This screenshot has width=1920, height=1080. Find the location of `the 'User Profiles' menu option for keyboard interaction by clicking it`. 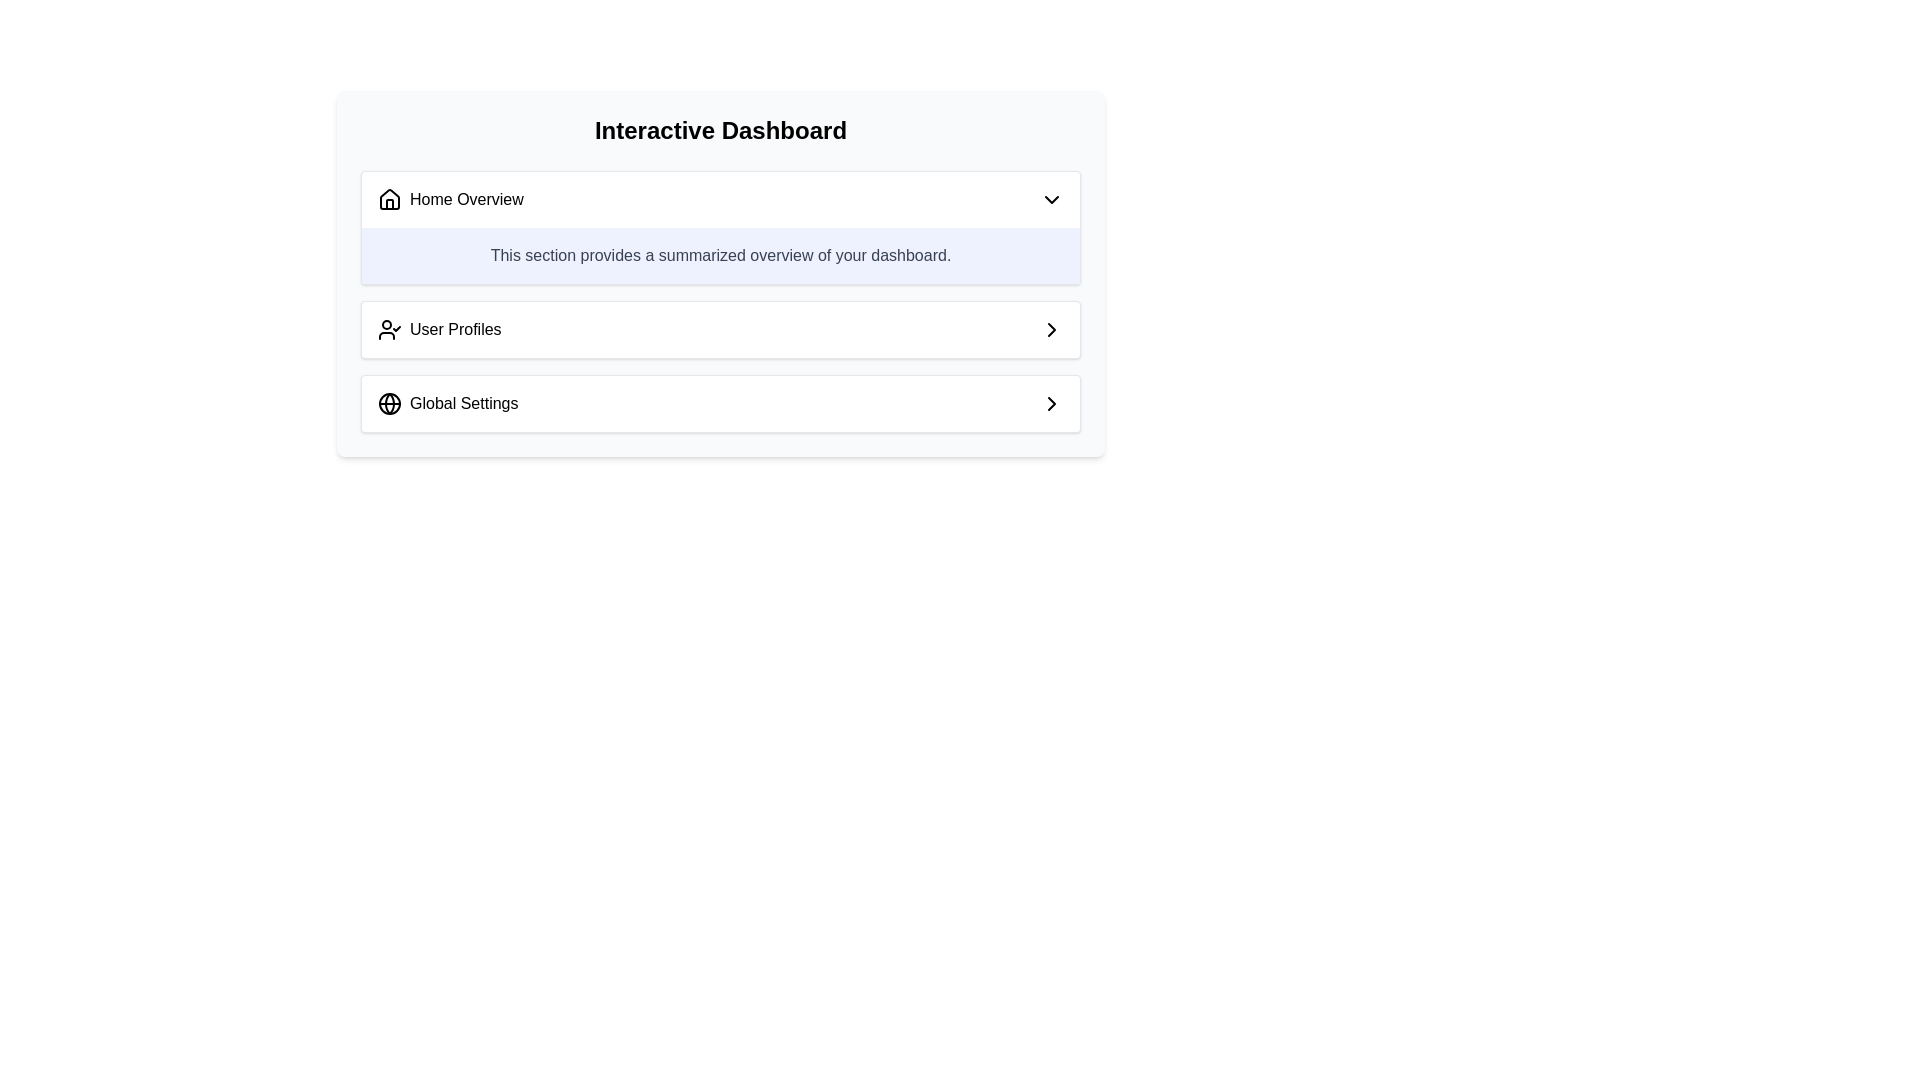

the 'User Profiles' menu option for keyboard interaction by clicking it is located at coordinates (720, 329).